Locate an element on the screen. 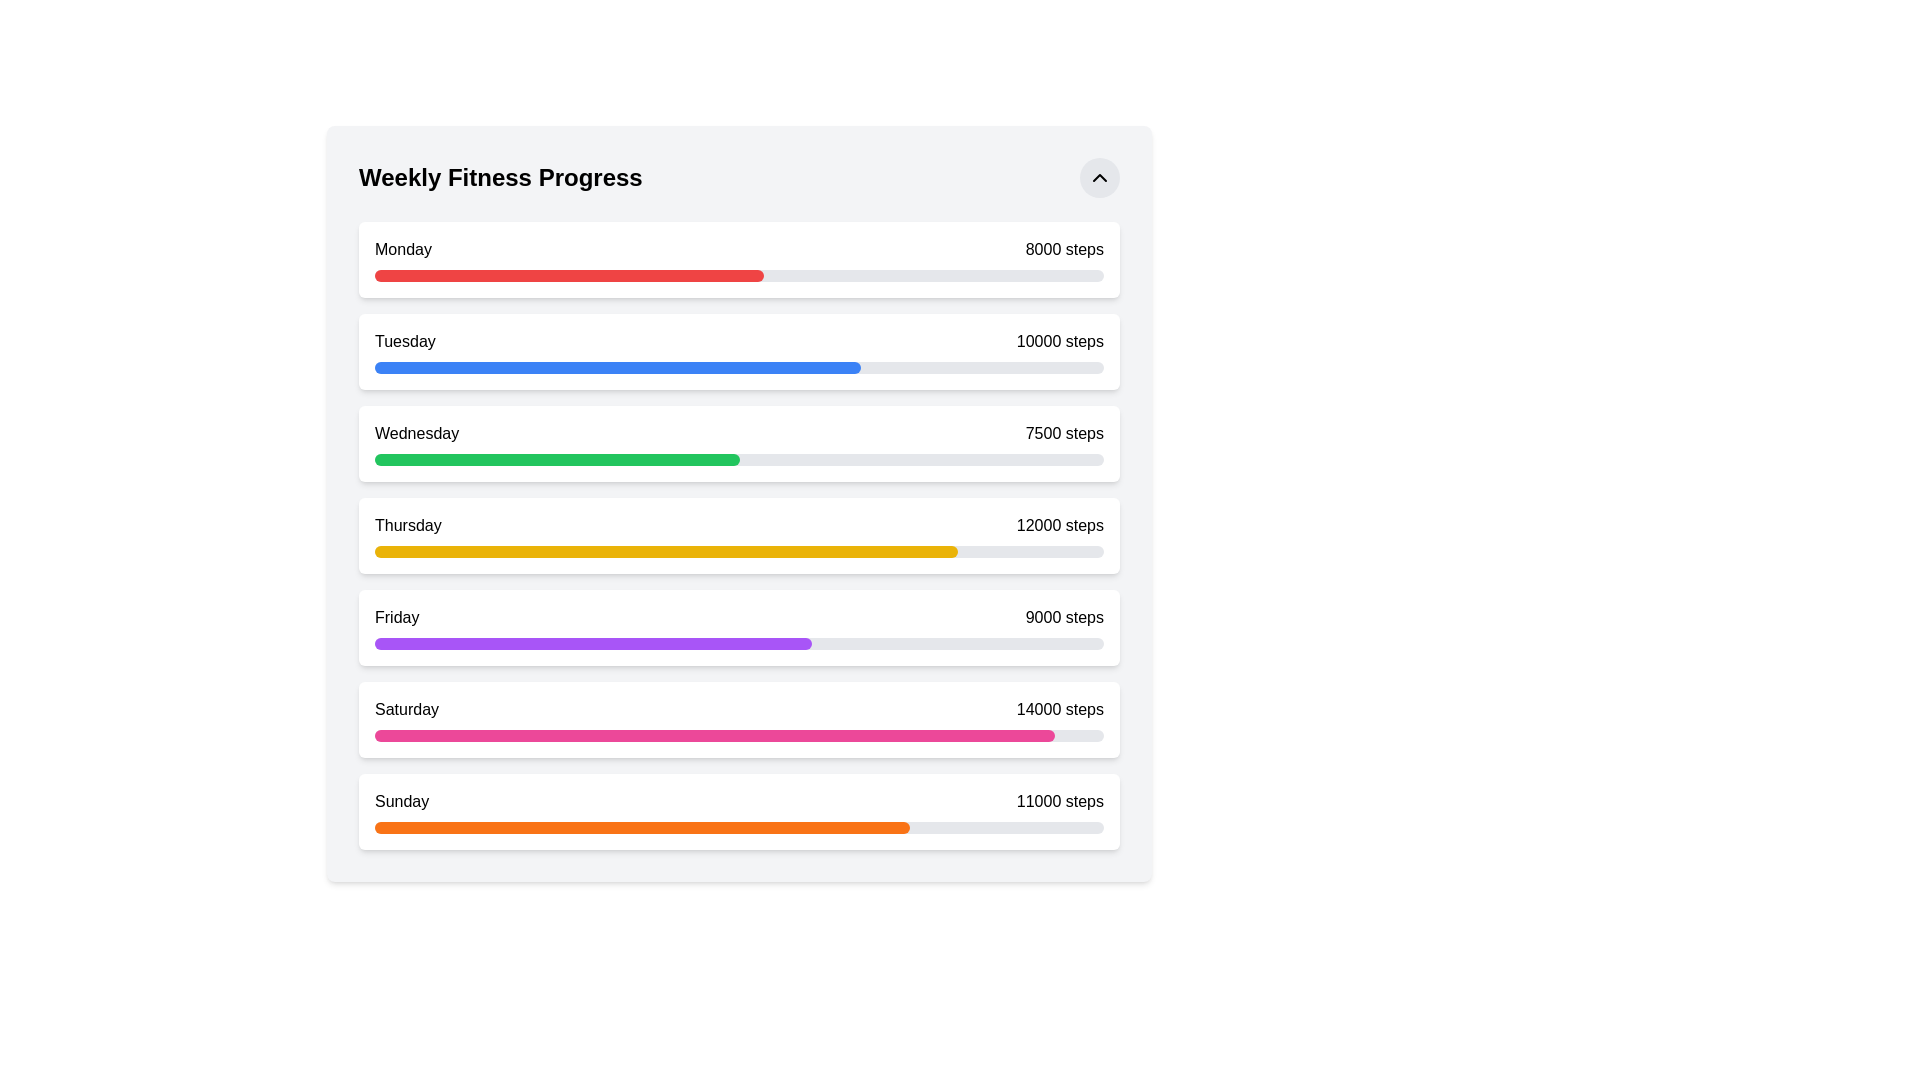 The image size is (1920, 1080). the progress bar located below the text 'Tuesday' and '10000 steps', which is the second item in the list of daily progress indicators is located at coordinates (738, 363).